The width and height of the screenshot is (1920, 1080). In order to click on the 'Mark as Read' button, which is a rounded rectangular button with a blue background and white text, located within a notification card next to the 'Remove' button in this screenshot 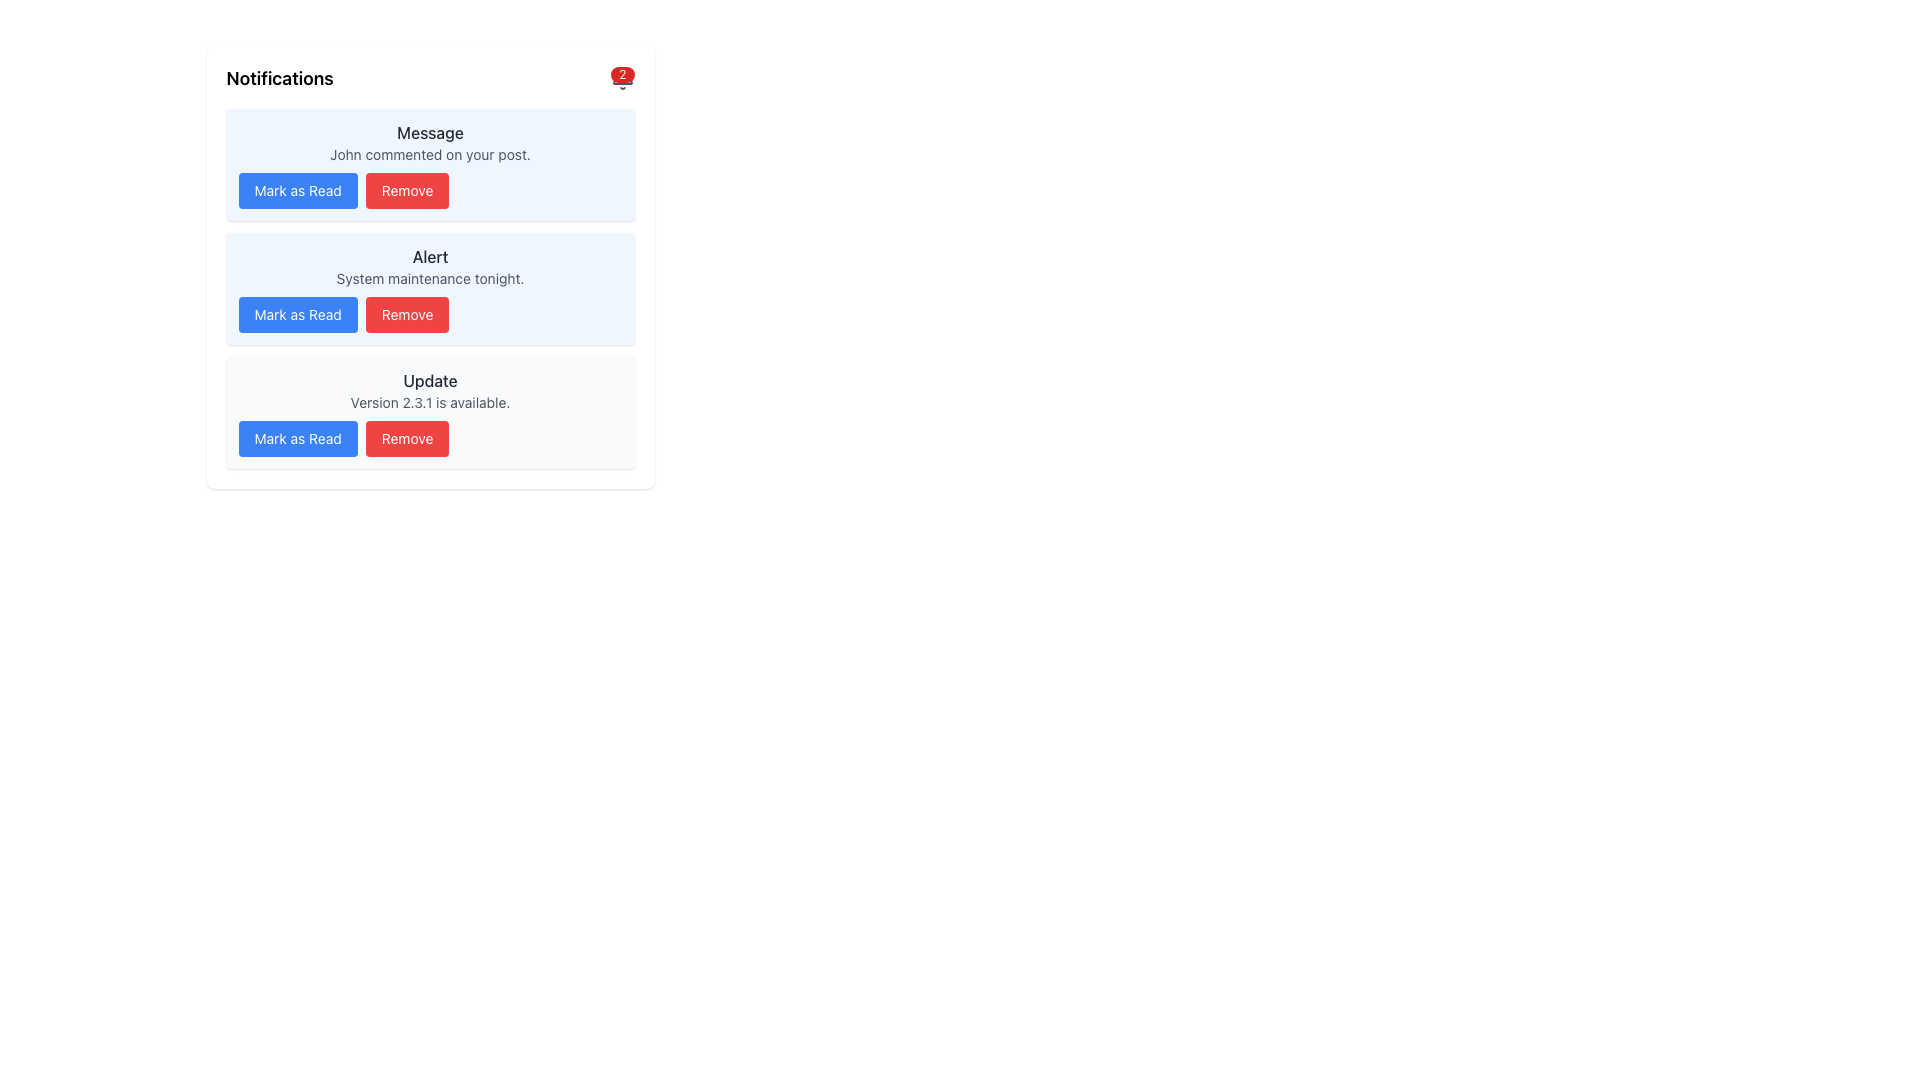, I will do `click(297, 191)`.